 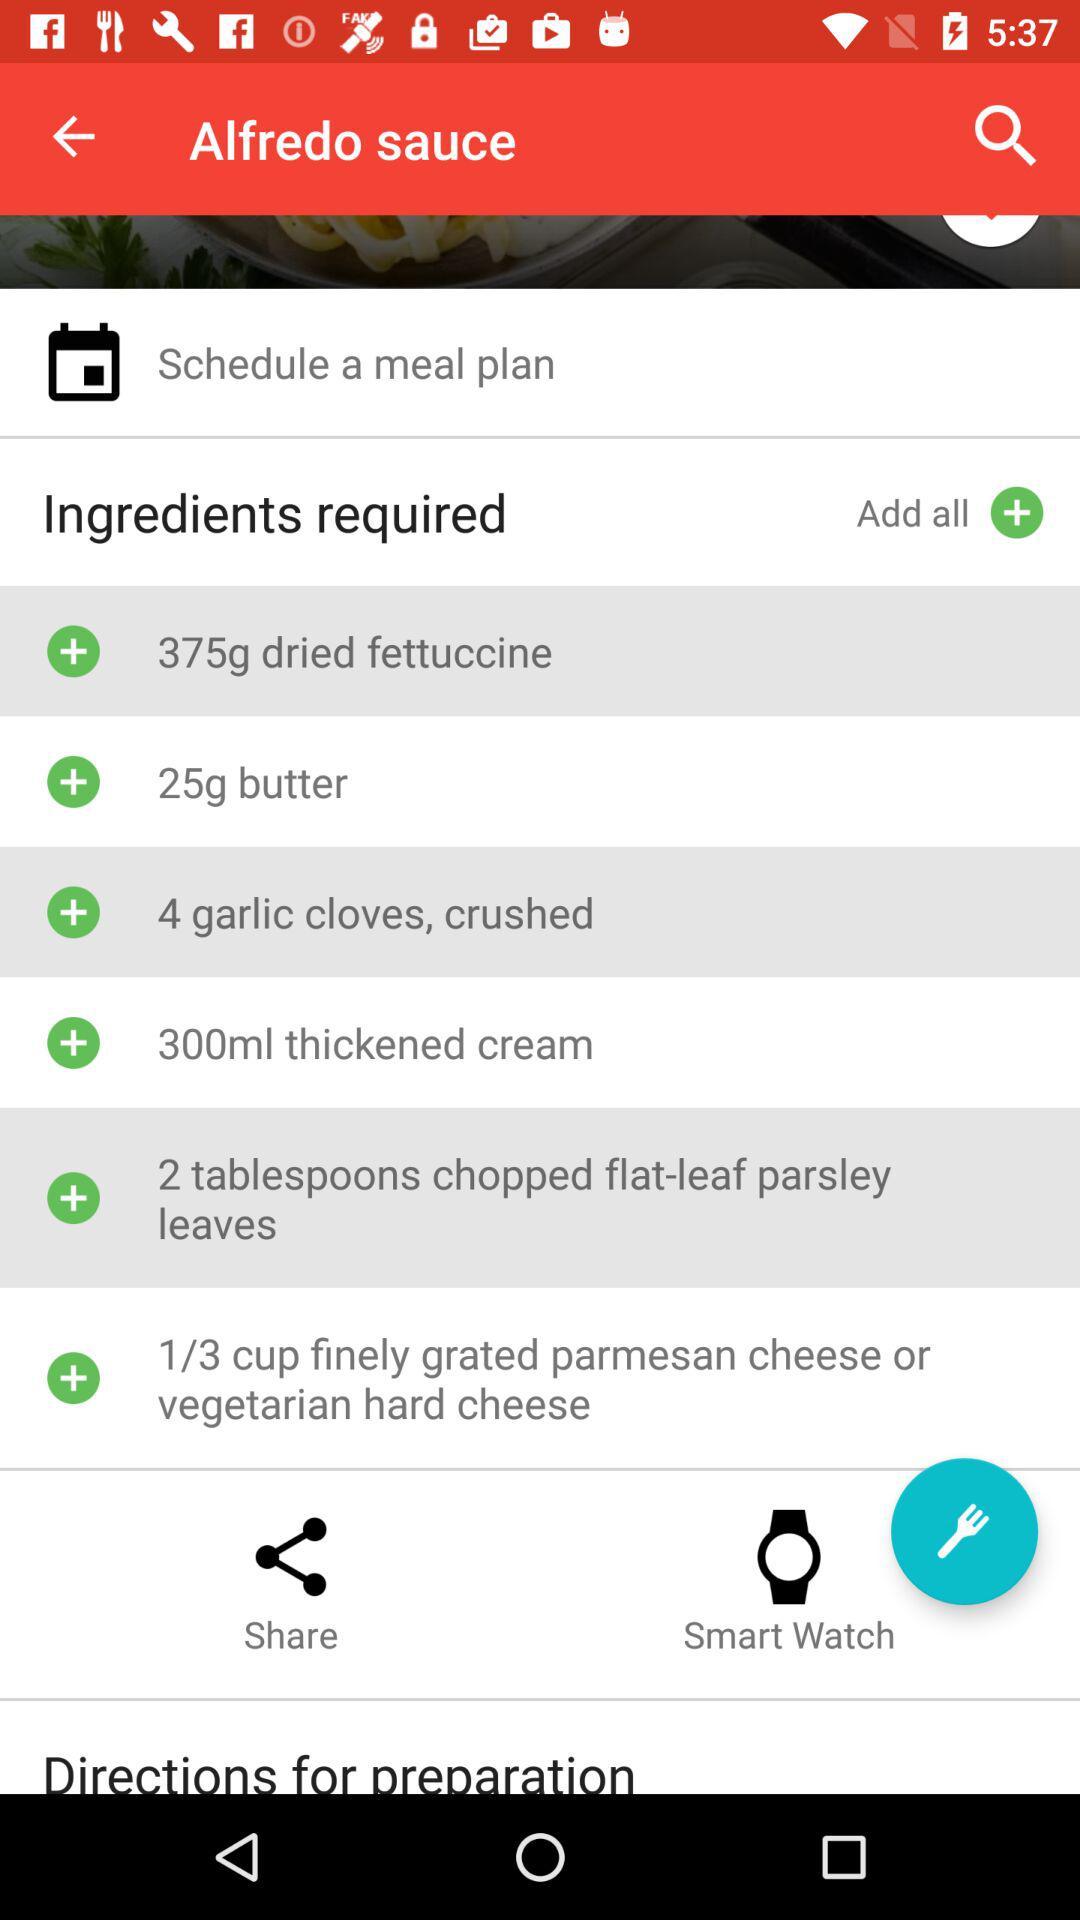 I want to click on the item next to the alfredo sauce, so click(x=72, y=135).